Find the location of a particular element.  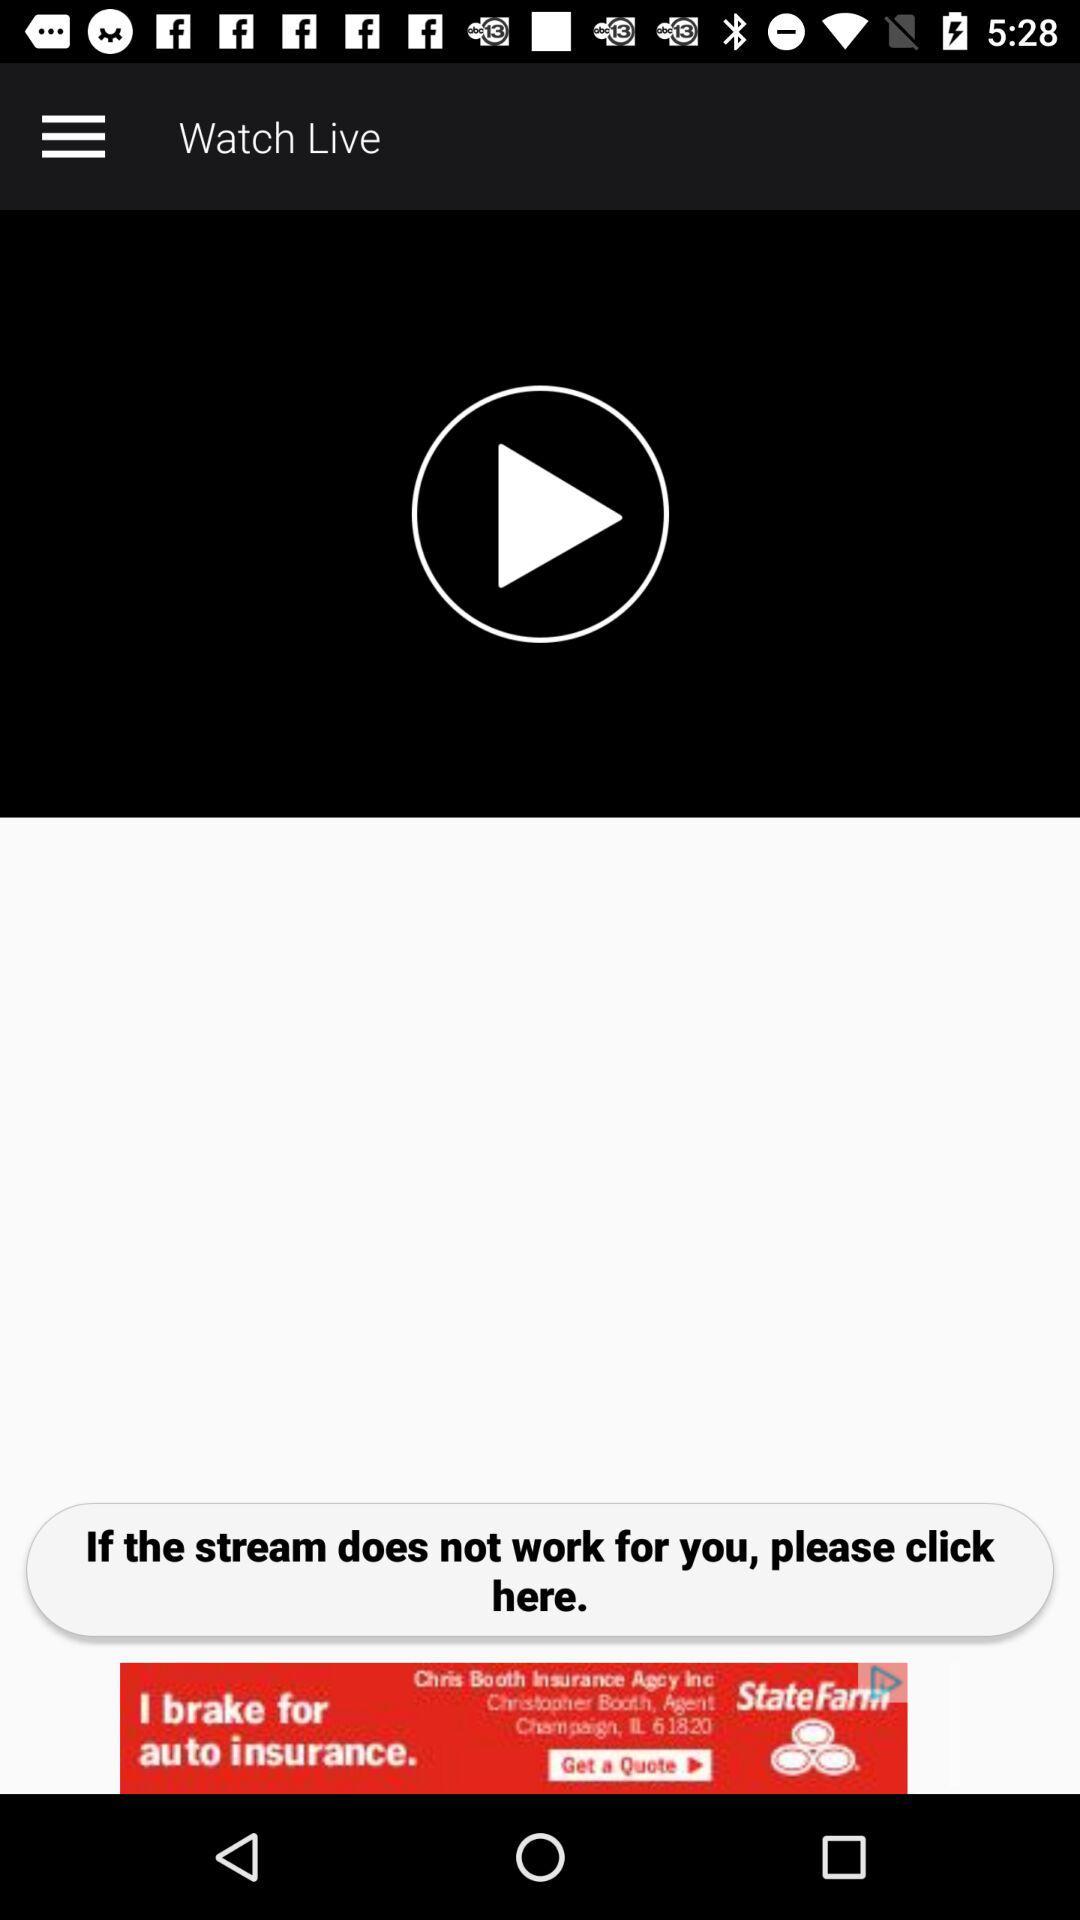

advertisement click is located at coordinates (540, 1727).